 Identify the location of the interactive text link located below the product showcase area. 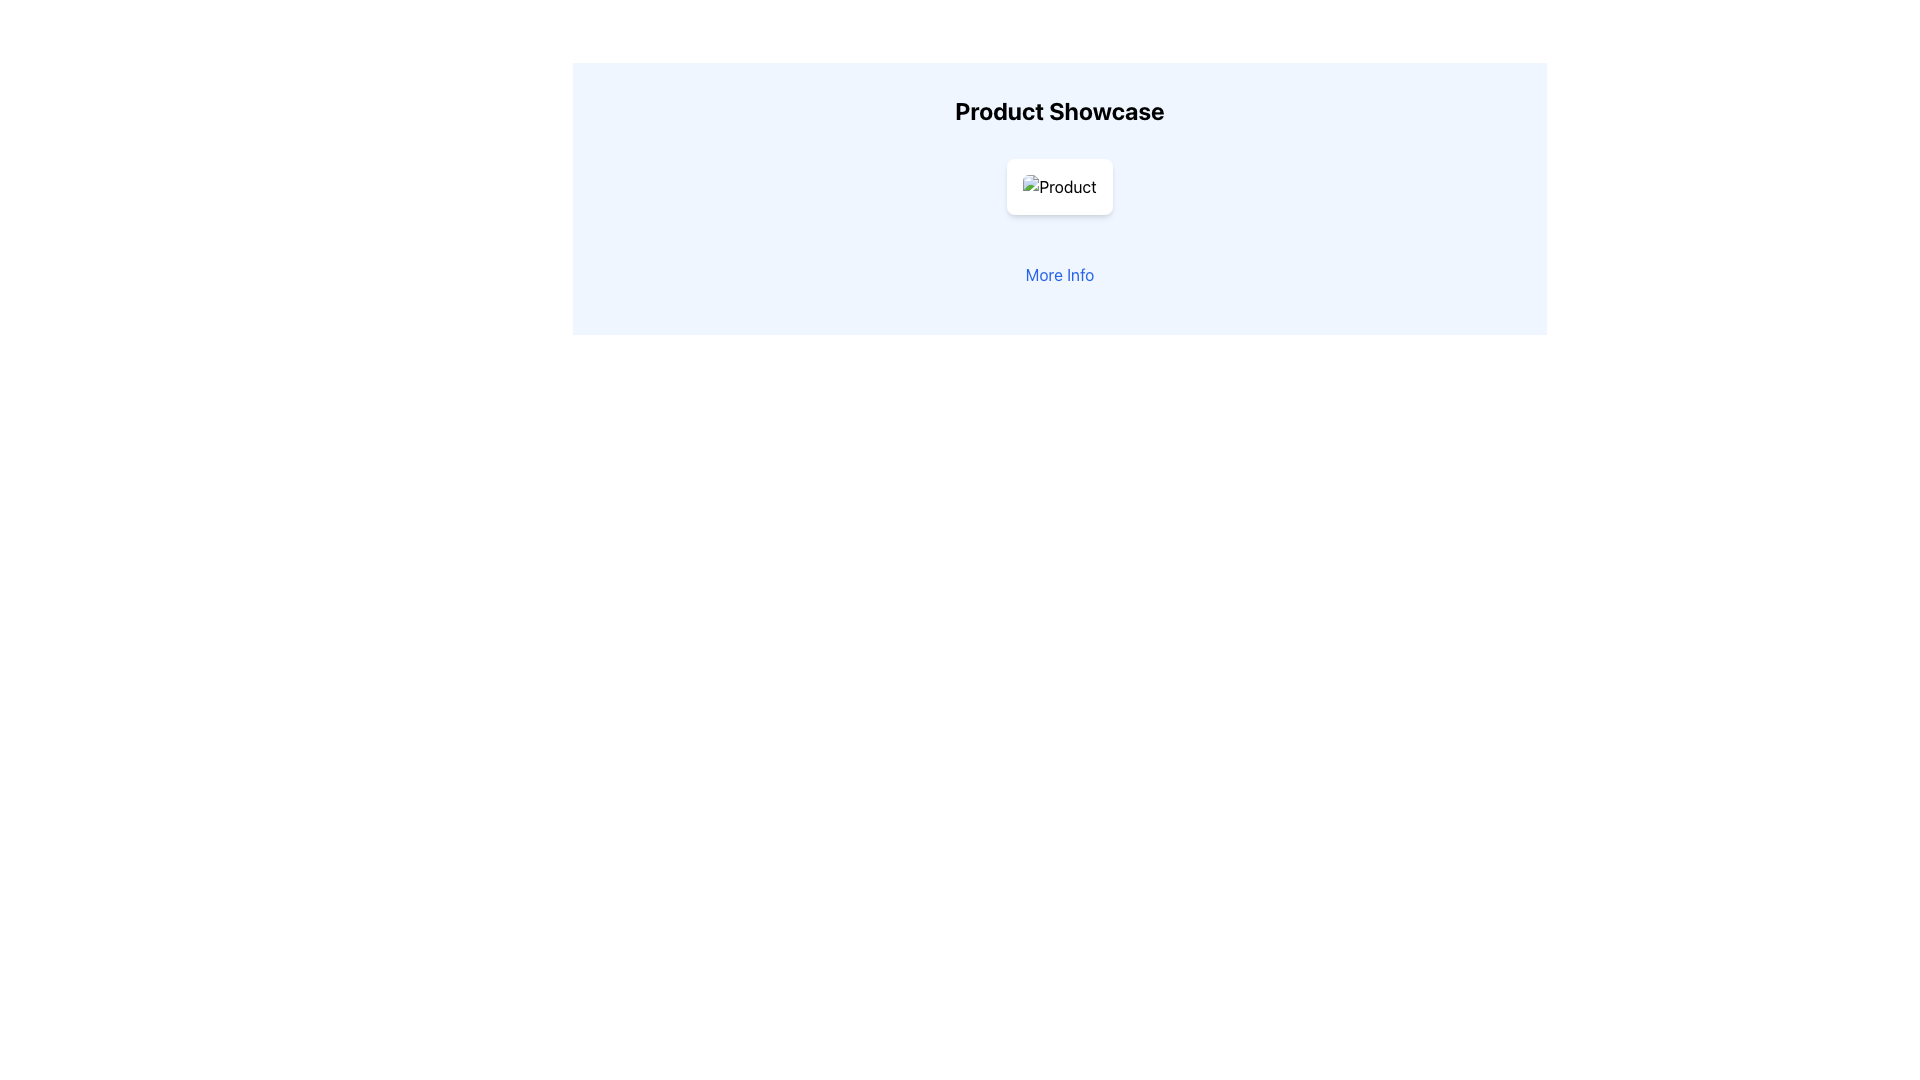
(1059, 274).